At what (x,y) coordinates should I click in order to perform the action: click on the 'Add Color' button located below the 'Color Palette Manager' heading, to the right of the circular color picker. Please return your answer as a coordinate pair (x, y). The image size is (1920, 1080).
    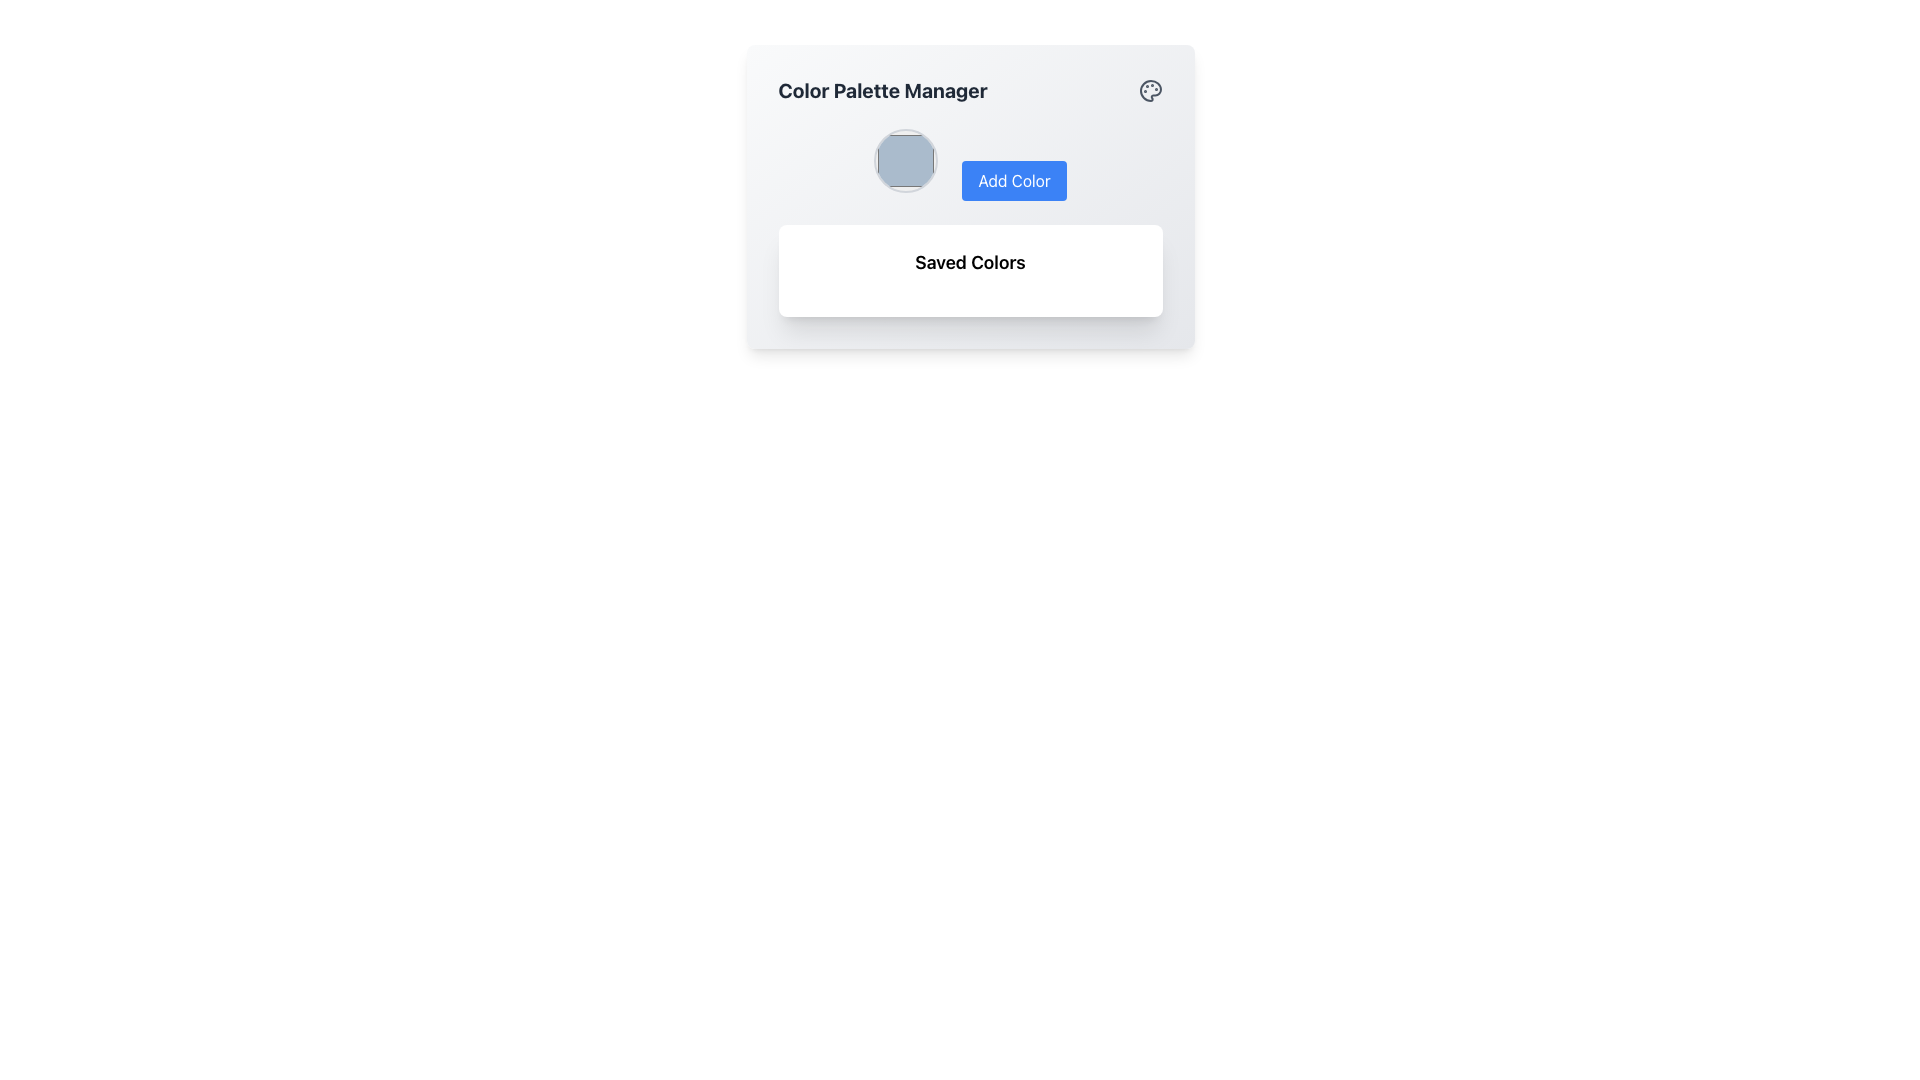
    Looking at the image, I should click on (970, 164).